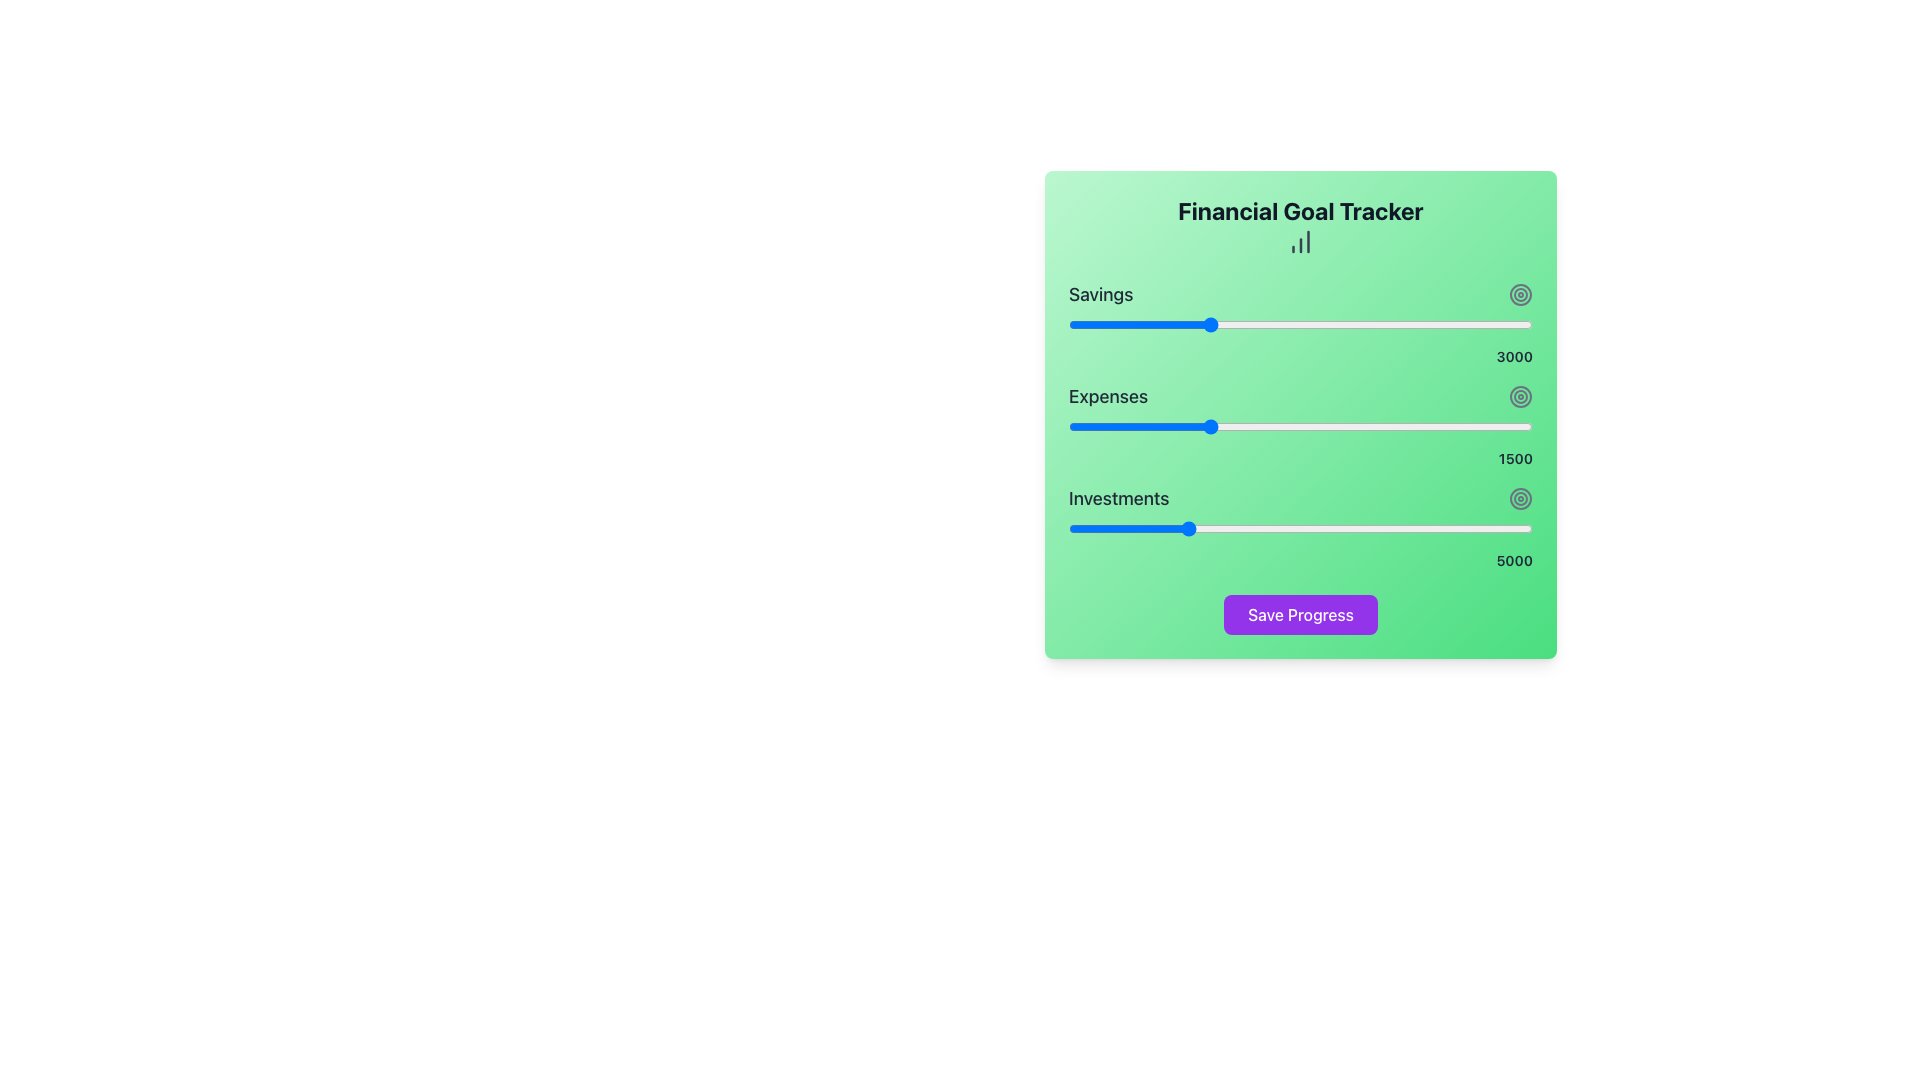  Describe the element at coordinates (1300, 613) in the screenshot. I see `the 'Save Progress' button with tab navigation` at that location.